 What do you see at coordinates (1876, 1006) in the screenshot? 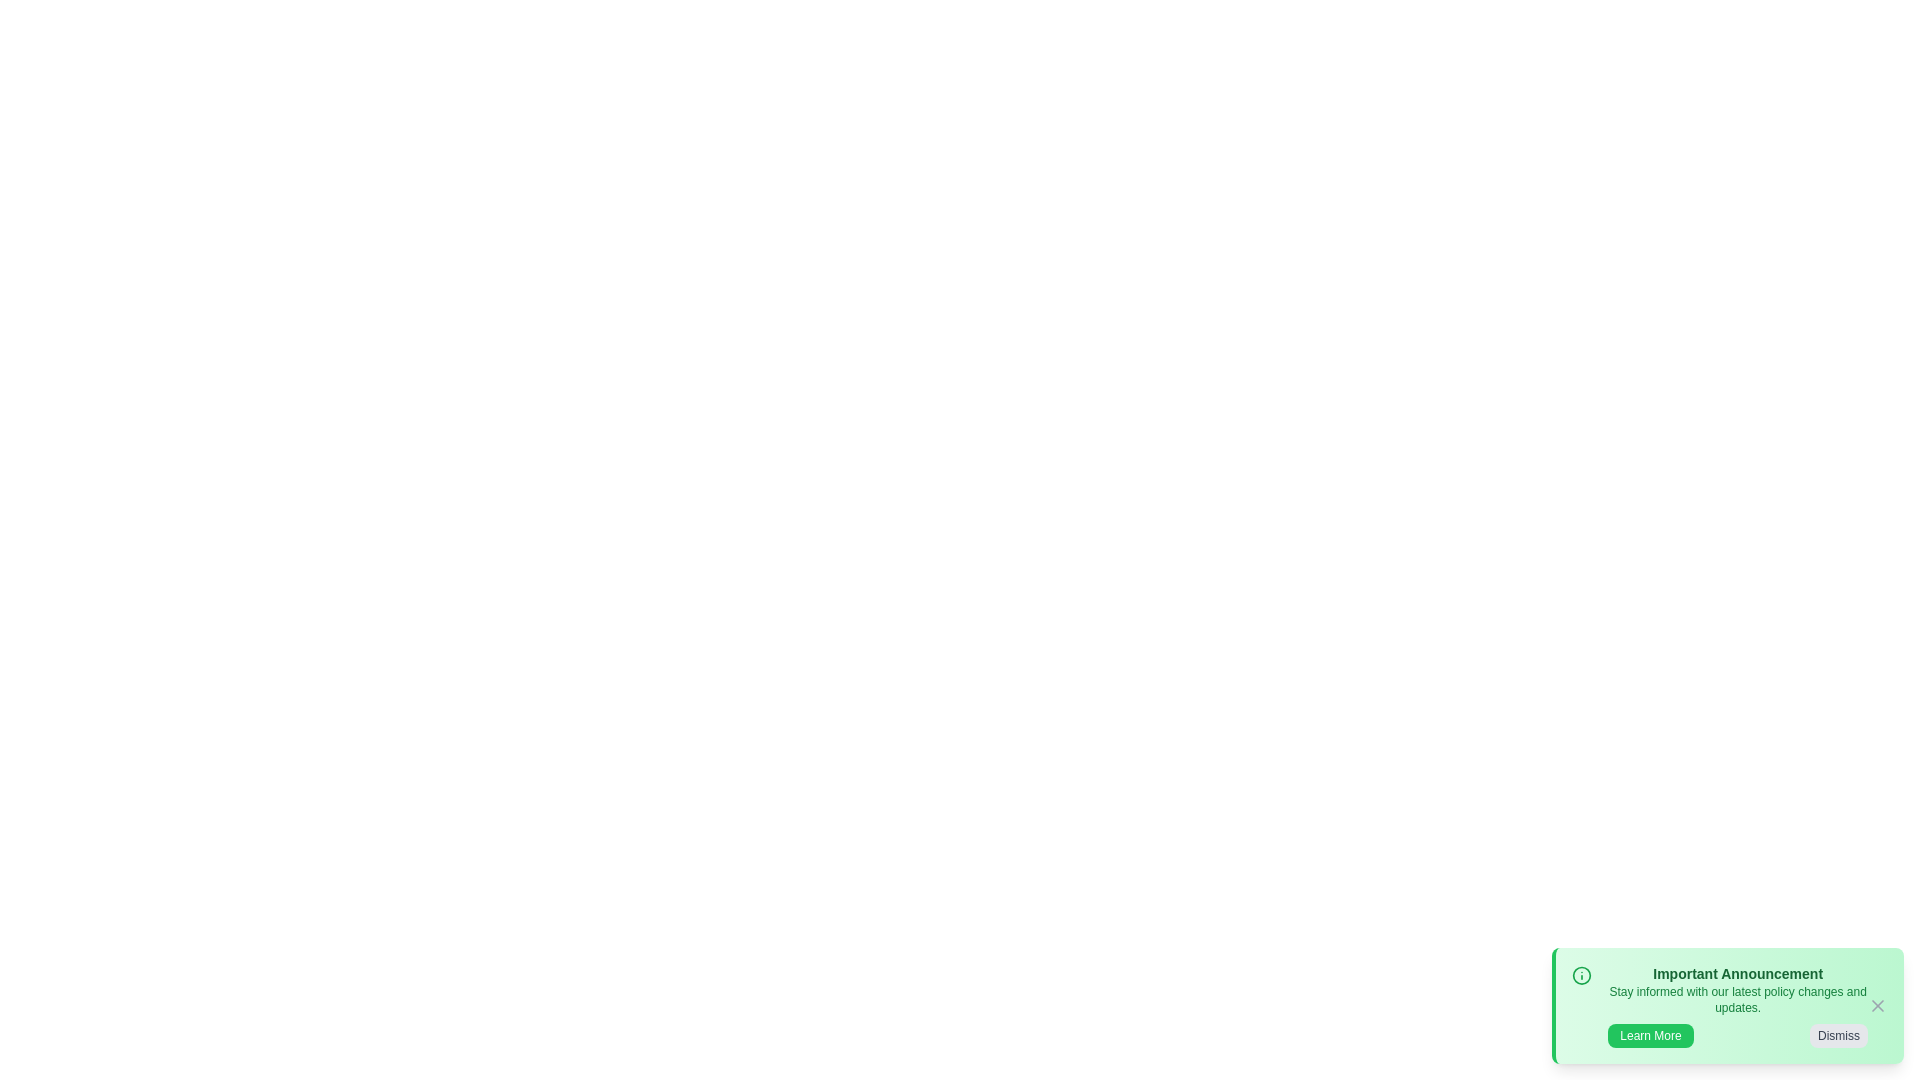
I see `the 'X' icon to observe hover effects` at bounding box center [1876, 1006].